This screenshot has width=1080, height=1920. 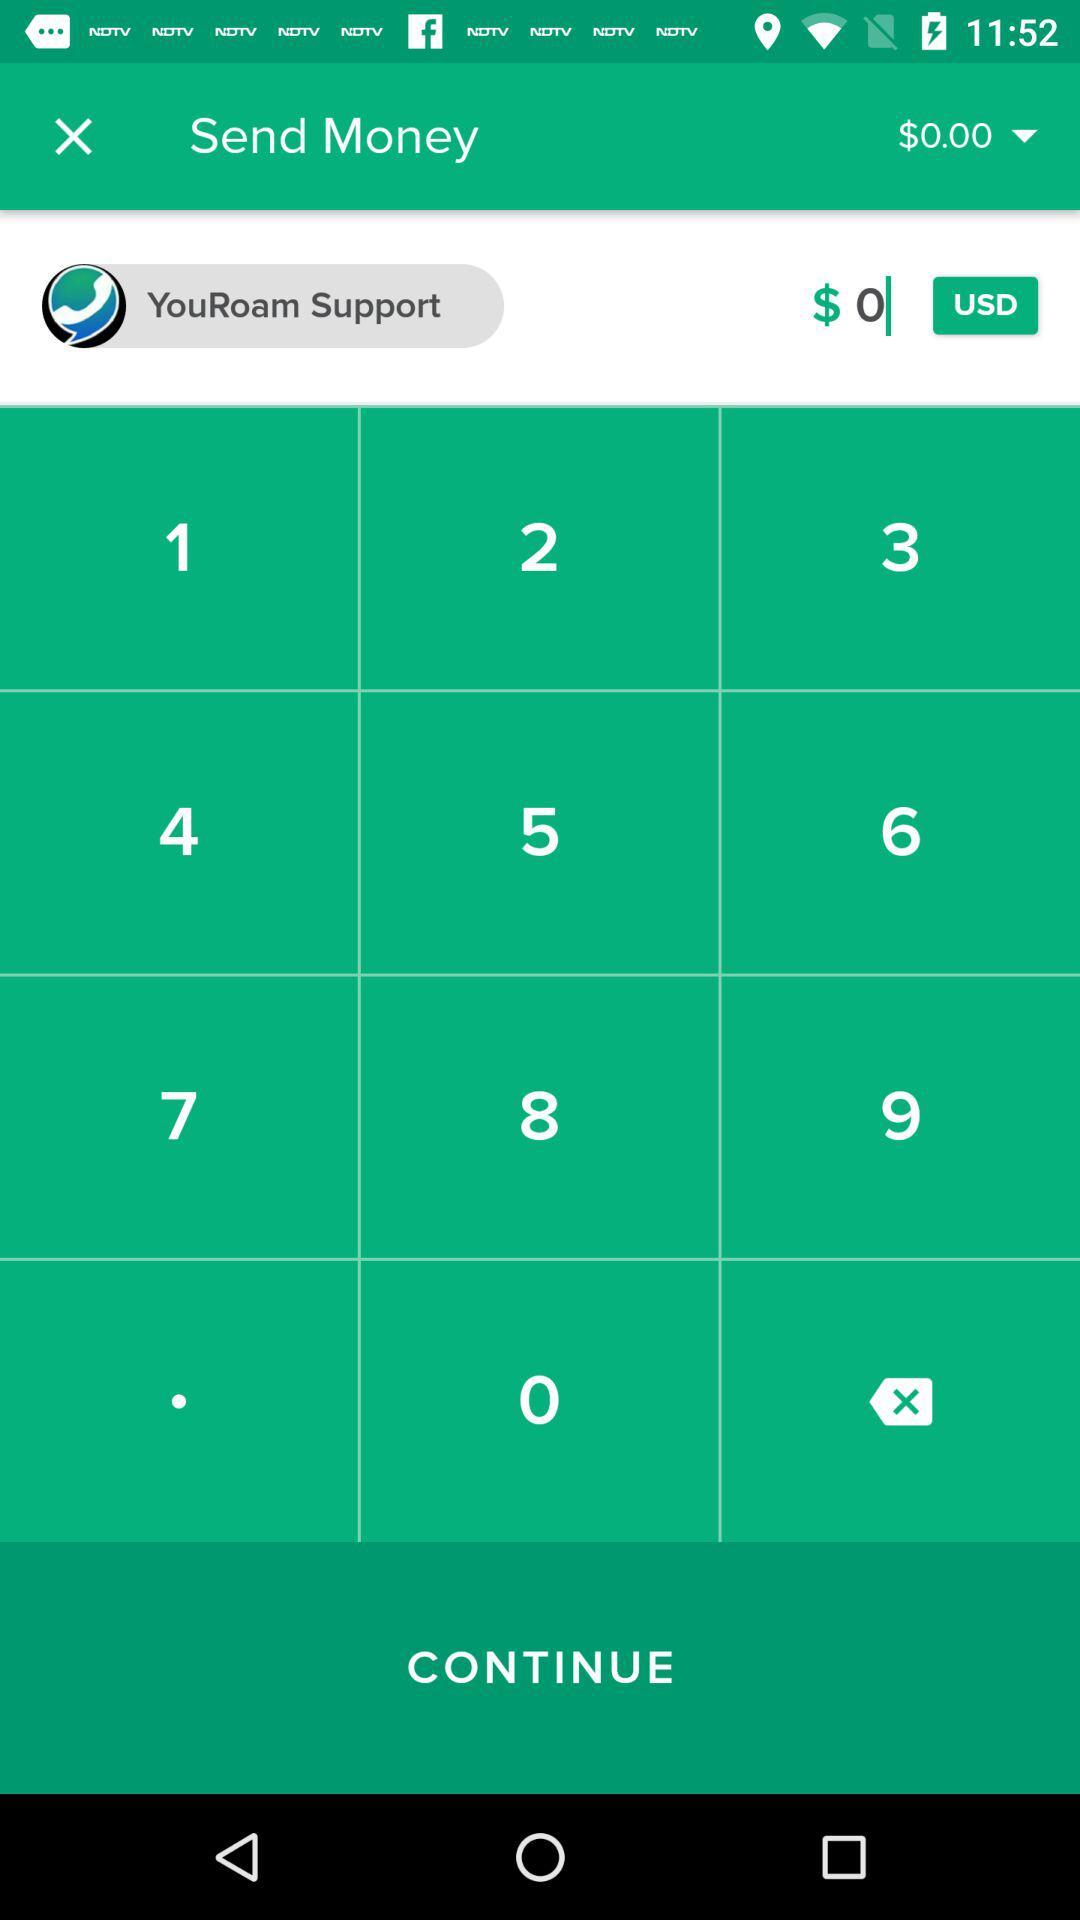 What do you see at coordinates (538, 548) in the screenshot?
I see `2 icon` at bounding box center [538, 548].